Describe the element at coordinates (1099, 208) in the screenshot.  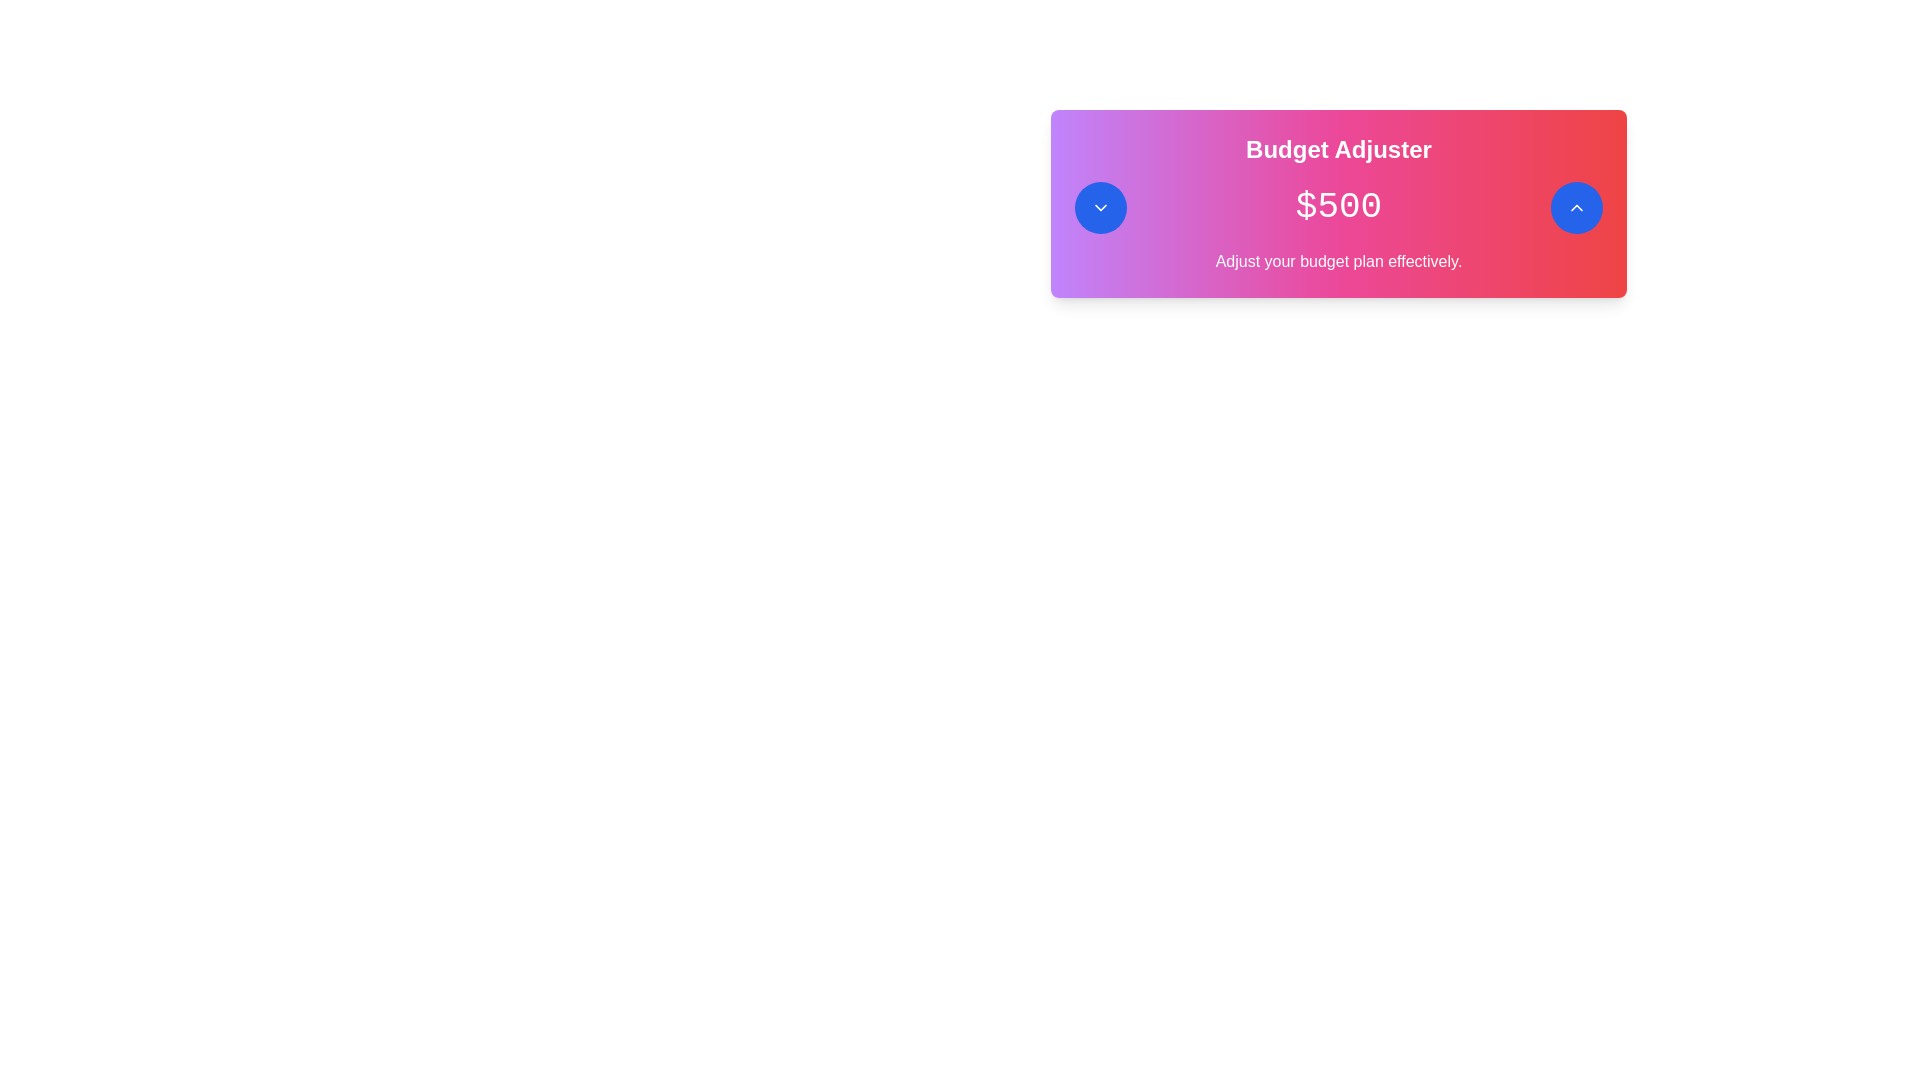
I see `the button that decreases the monetary value displayed as '$500', located to the left of the value and aligned with other blue circular components` at that location.